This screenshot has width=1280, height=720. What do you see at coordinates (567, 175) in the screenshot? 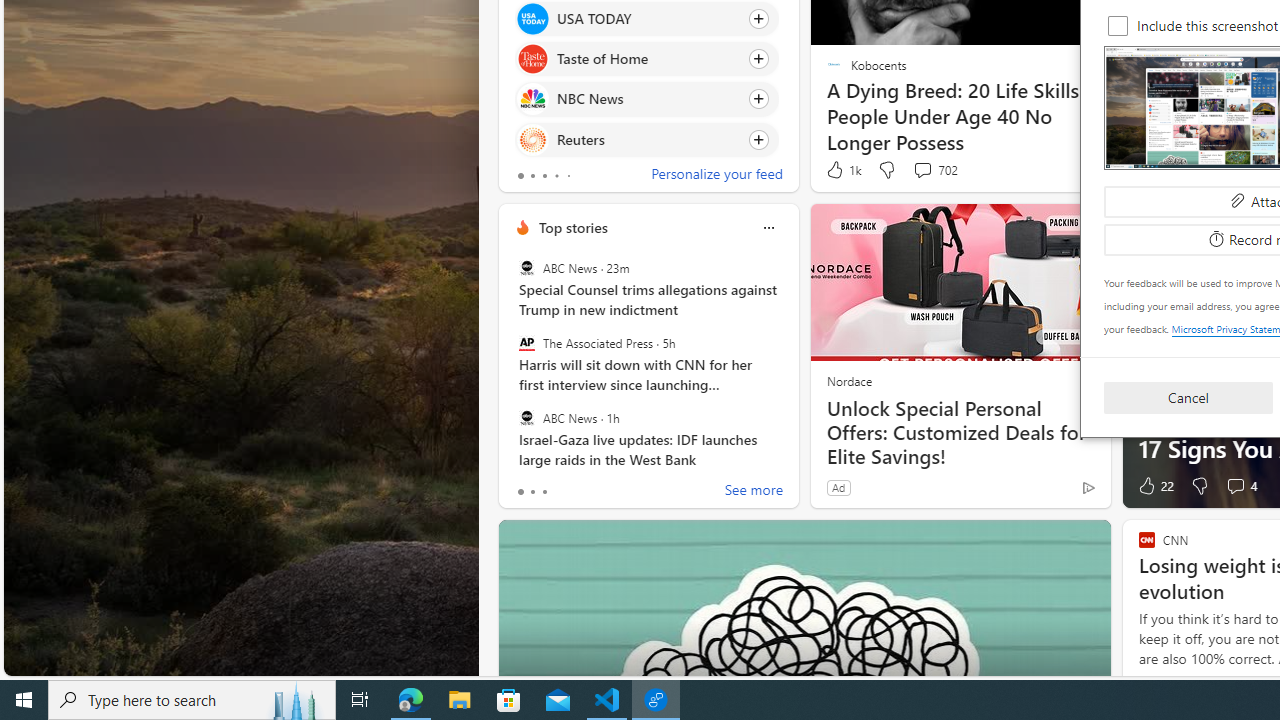
I see `'tab-4'` at bounding box center [567, 175].